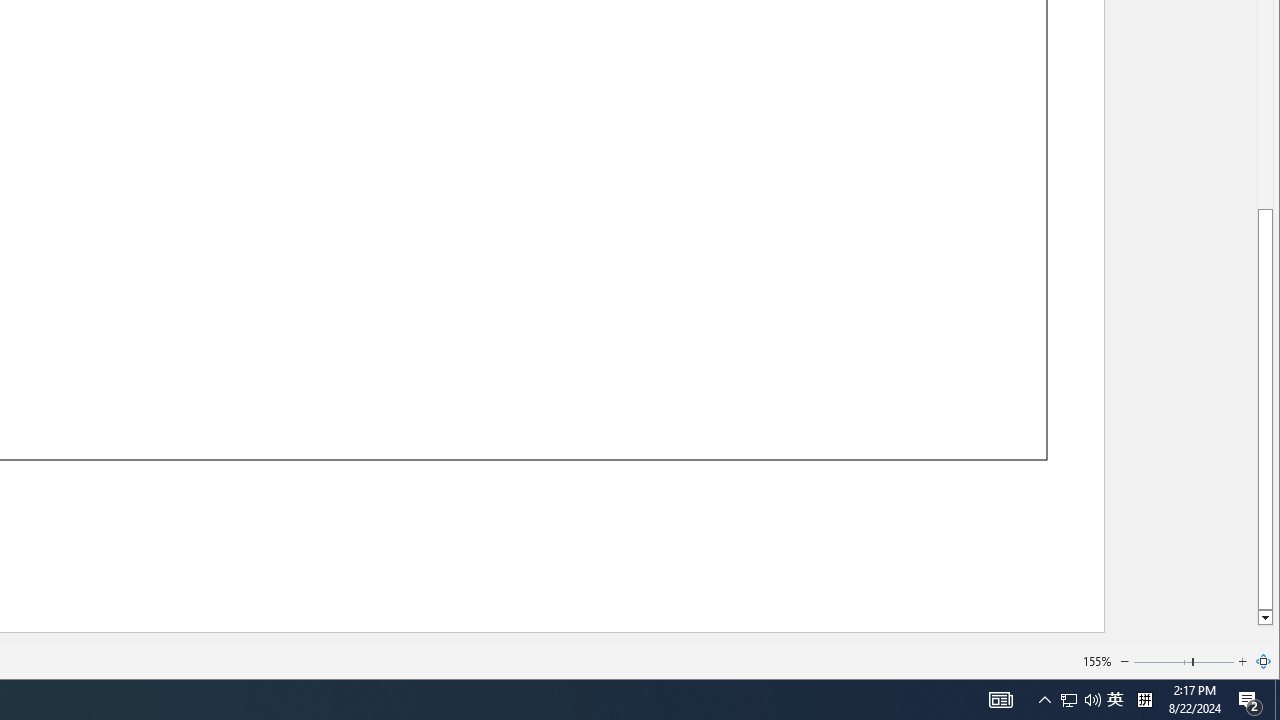 Image resolution: width=1280 pixels, height=720 pixels. What do you see at coordinates (1144, 698) in the screenshot?
I see `'Tray Input Indicator - Chinese (Simplified, China)'` at bounding box center [1144, 698].